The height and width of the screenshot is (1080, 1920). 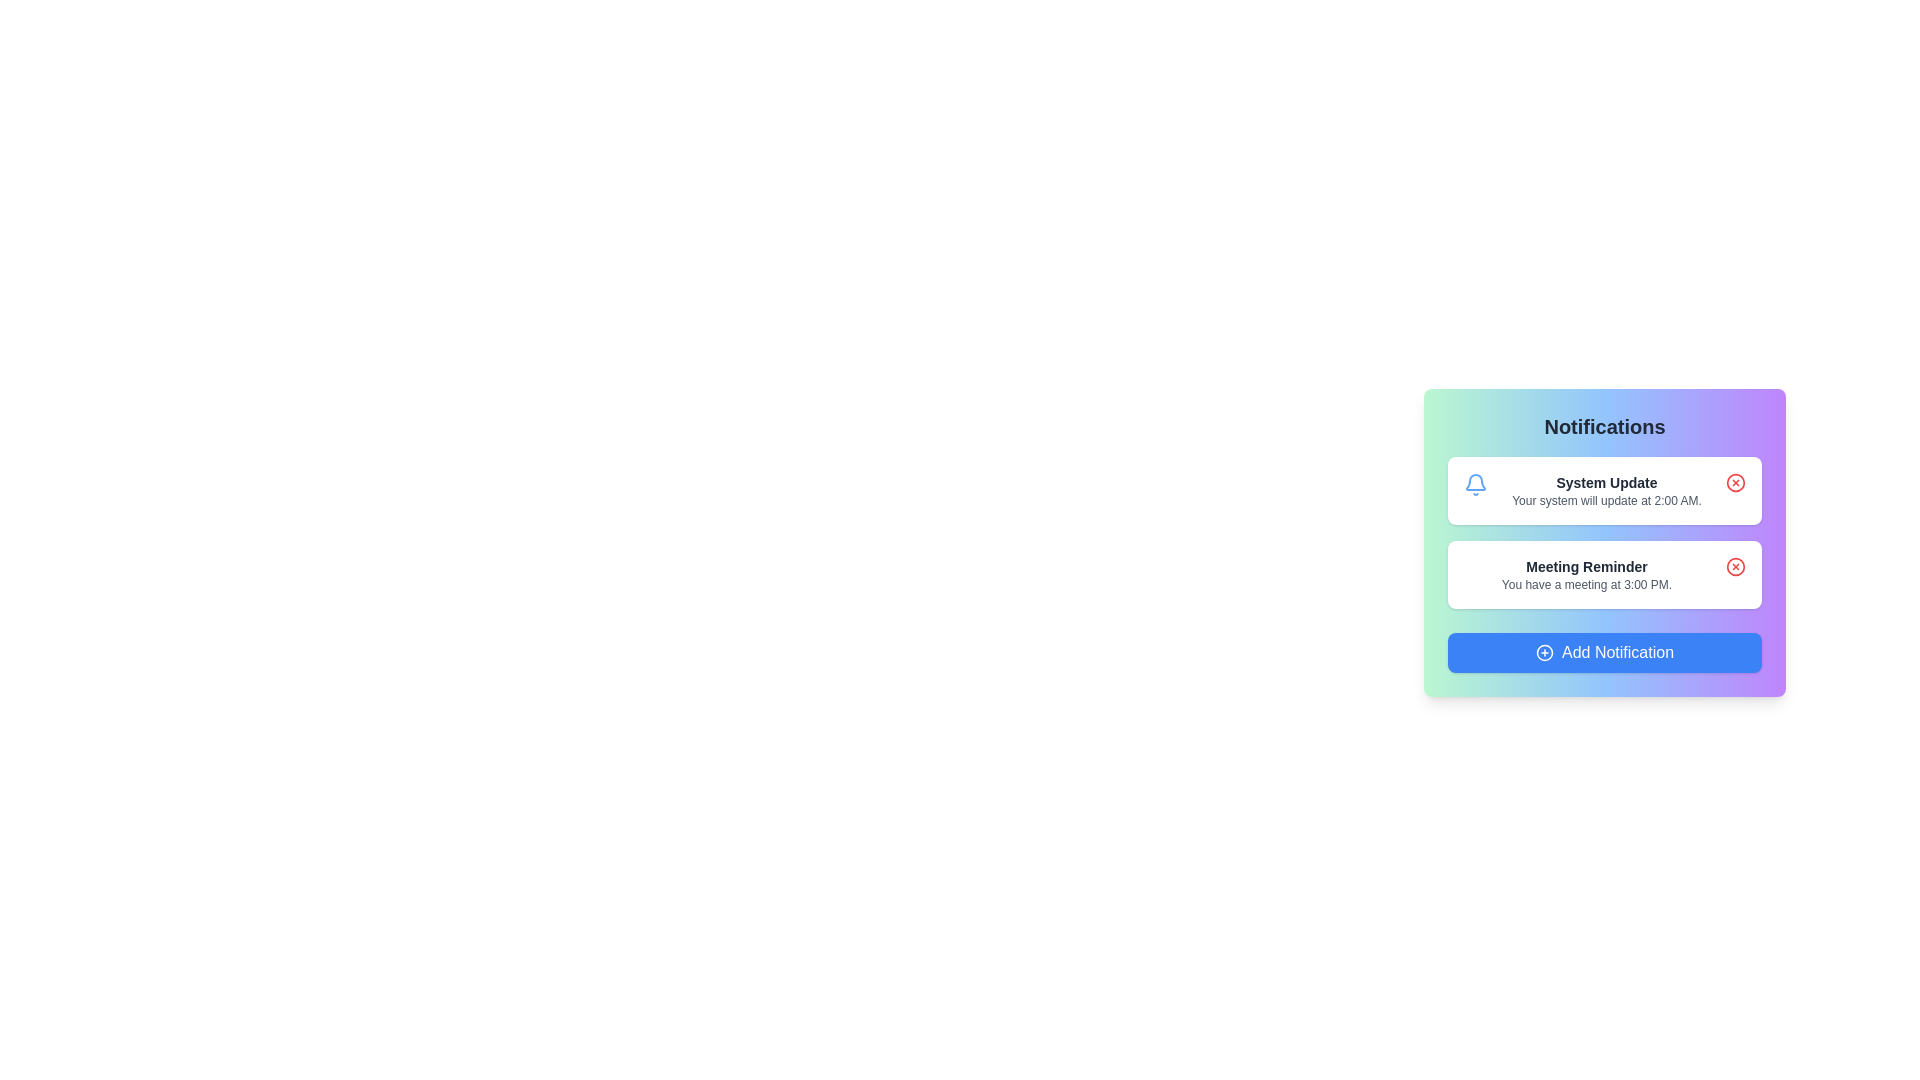 I want to click on the 'Add Notification' button to add a new notification, so click(x=1604, y=652).